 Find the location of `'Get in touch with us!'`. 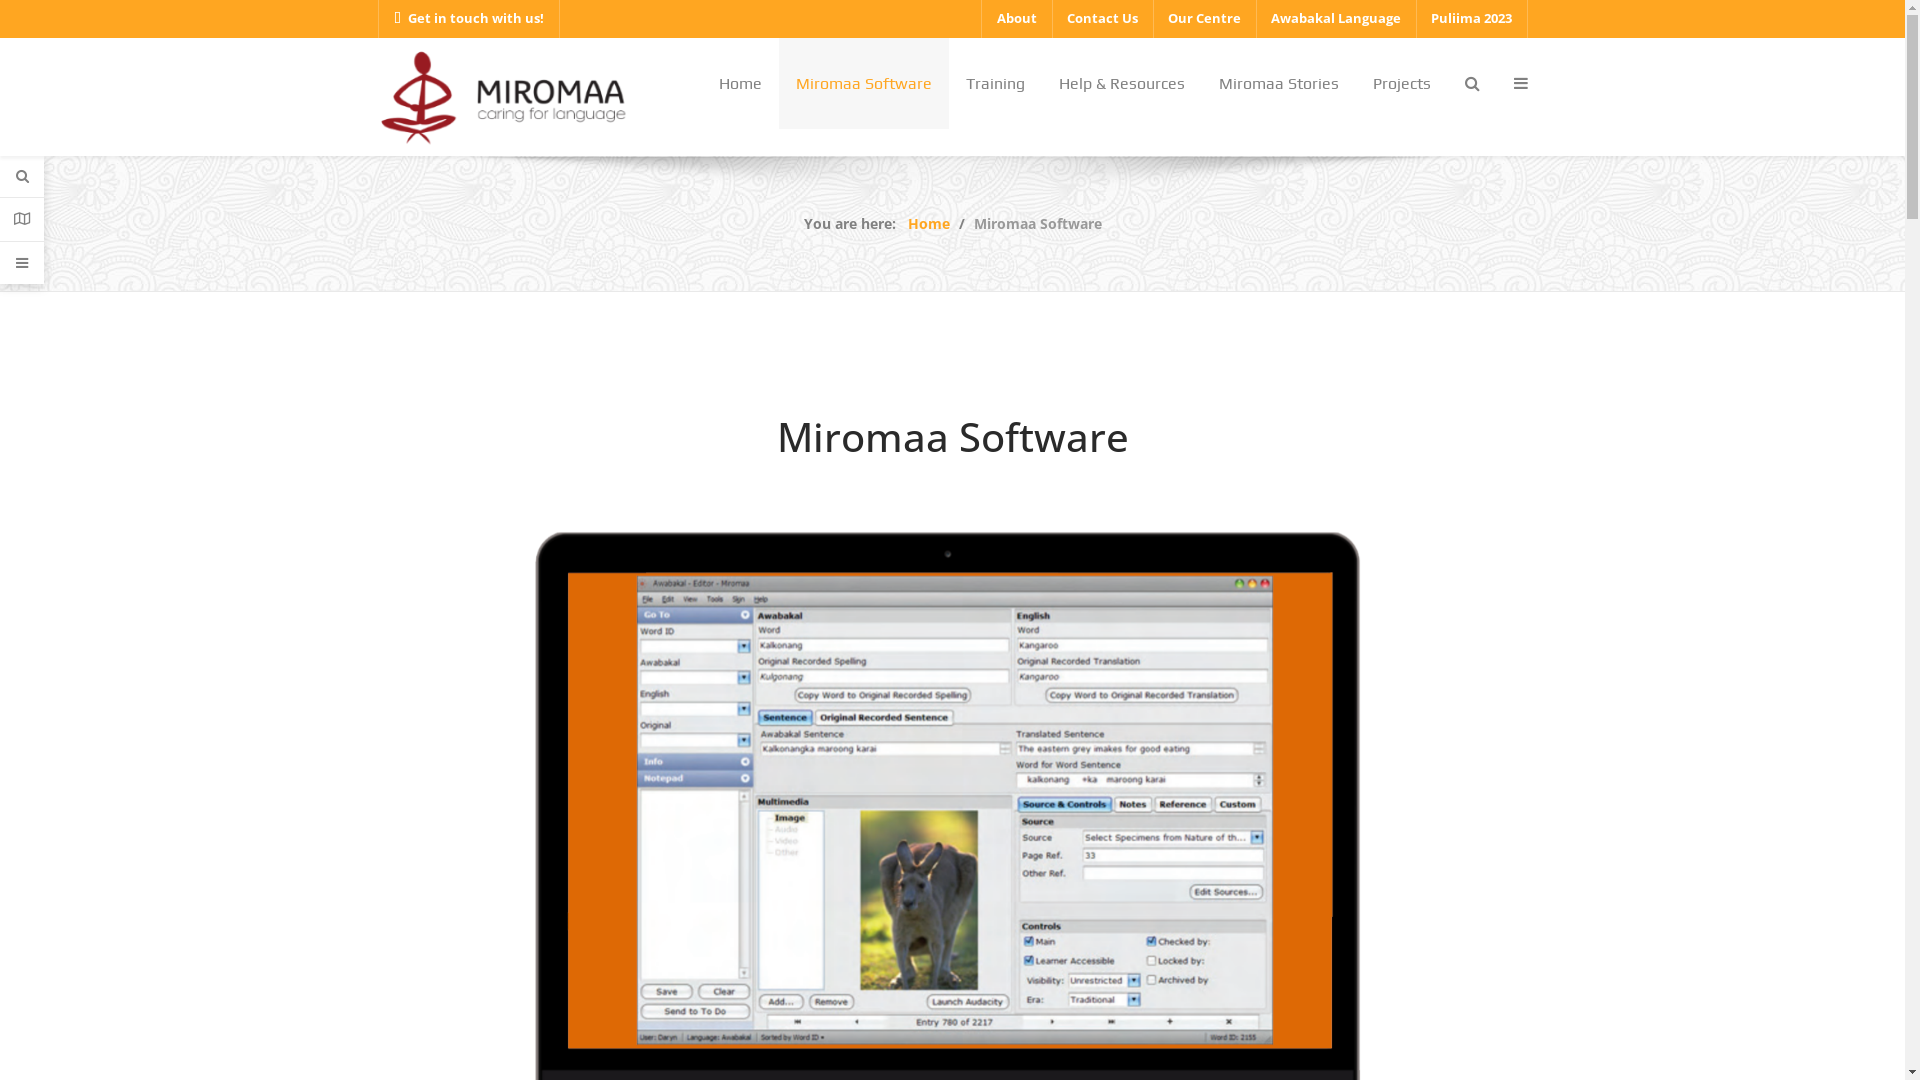

'Get in touch with us!' is located at coordinates (468, 19).